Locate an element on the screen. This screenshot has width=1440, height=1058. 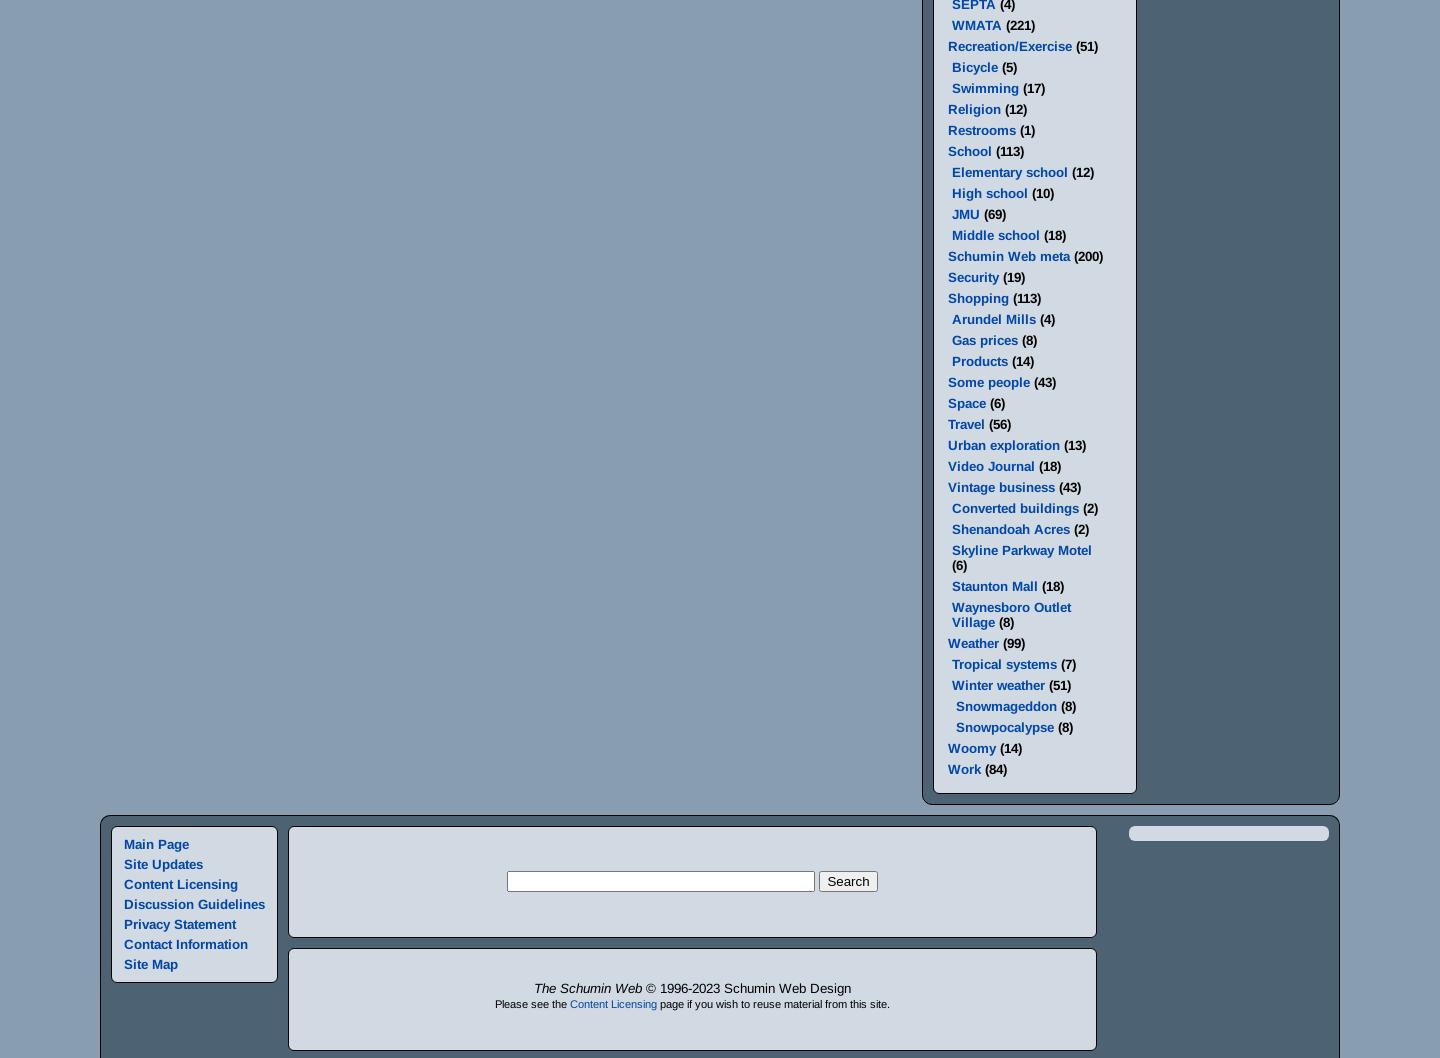
'Security' is located at coordinates (947, 276).